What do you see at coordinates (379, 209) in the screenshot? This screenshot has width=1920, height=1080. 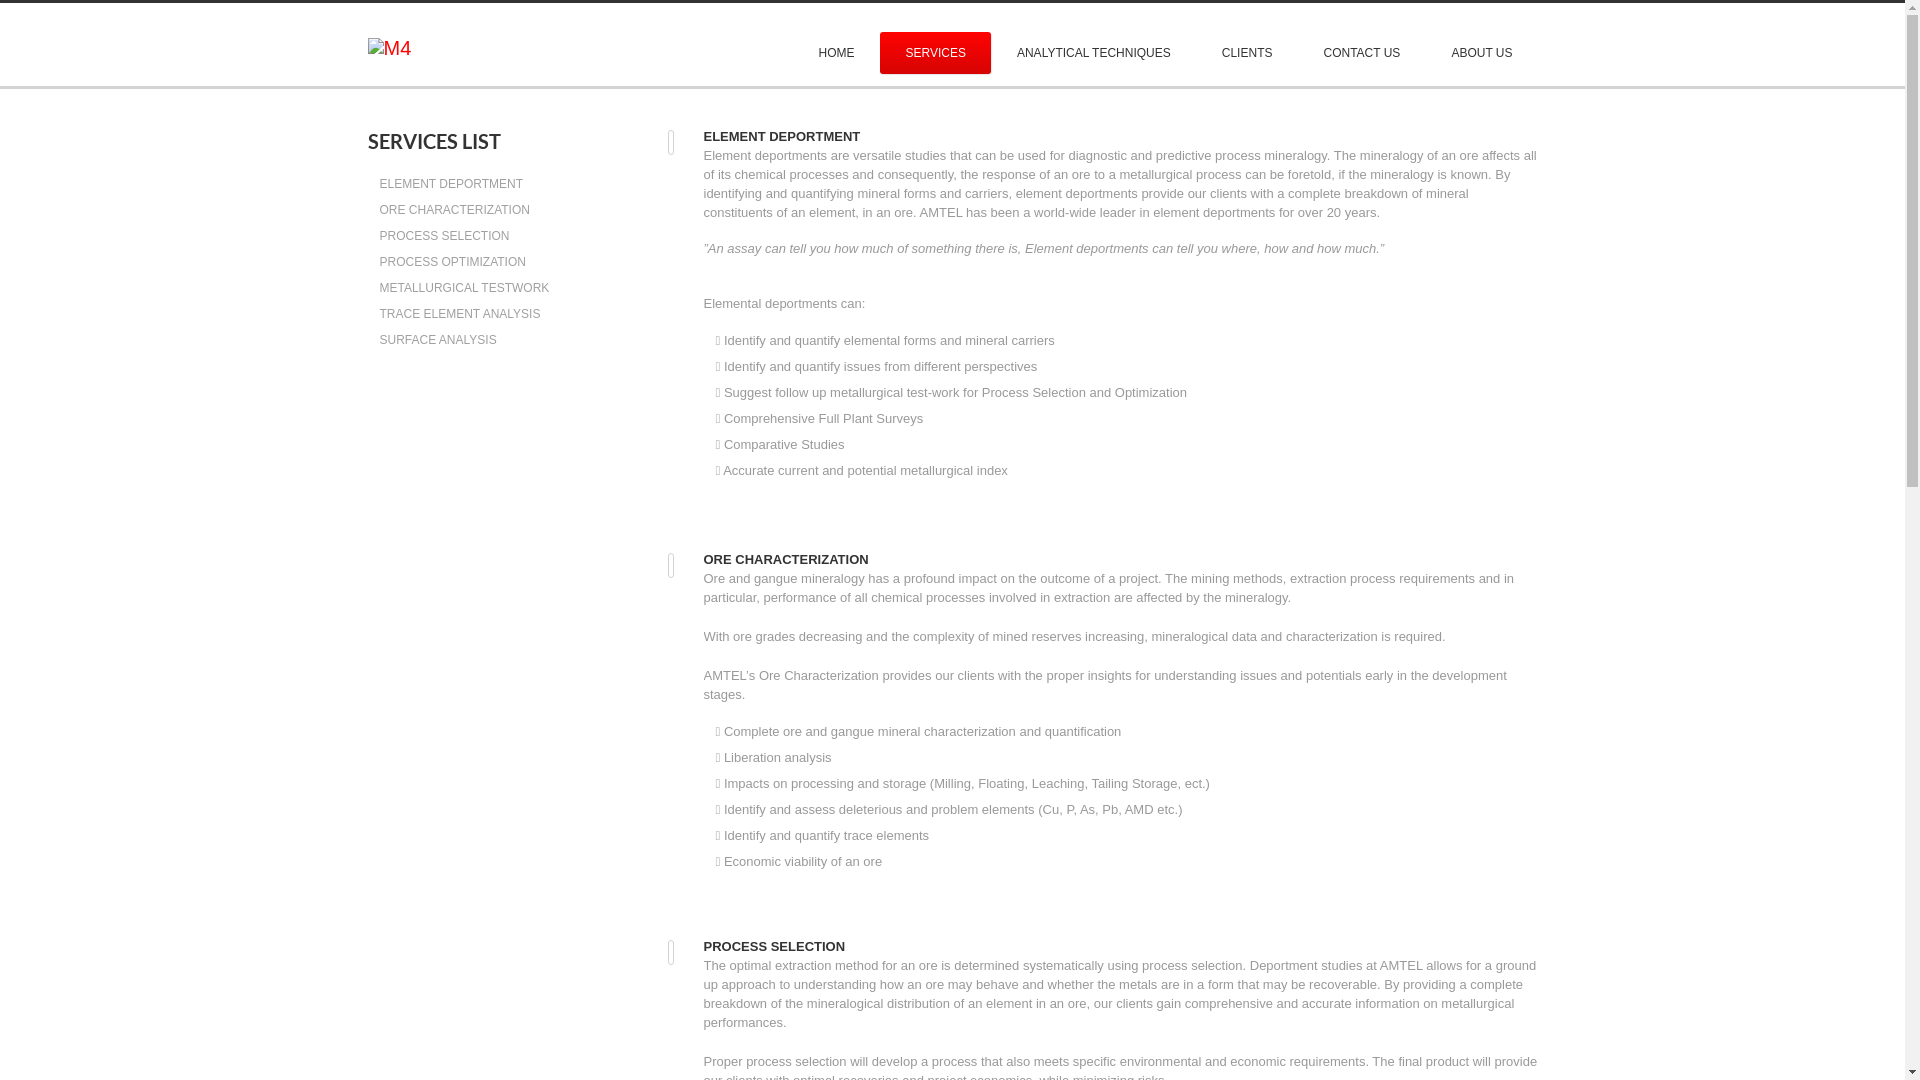 I see `'ORE CHARACTERIZATION'` at bounding box center [379, 209].